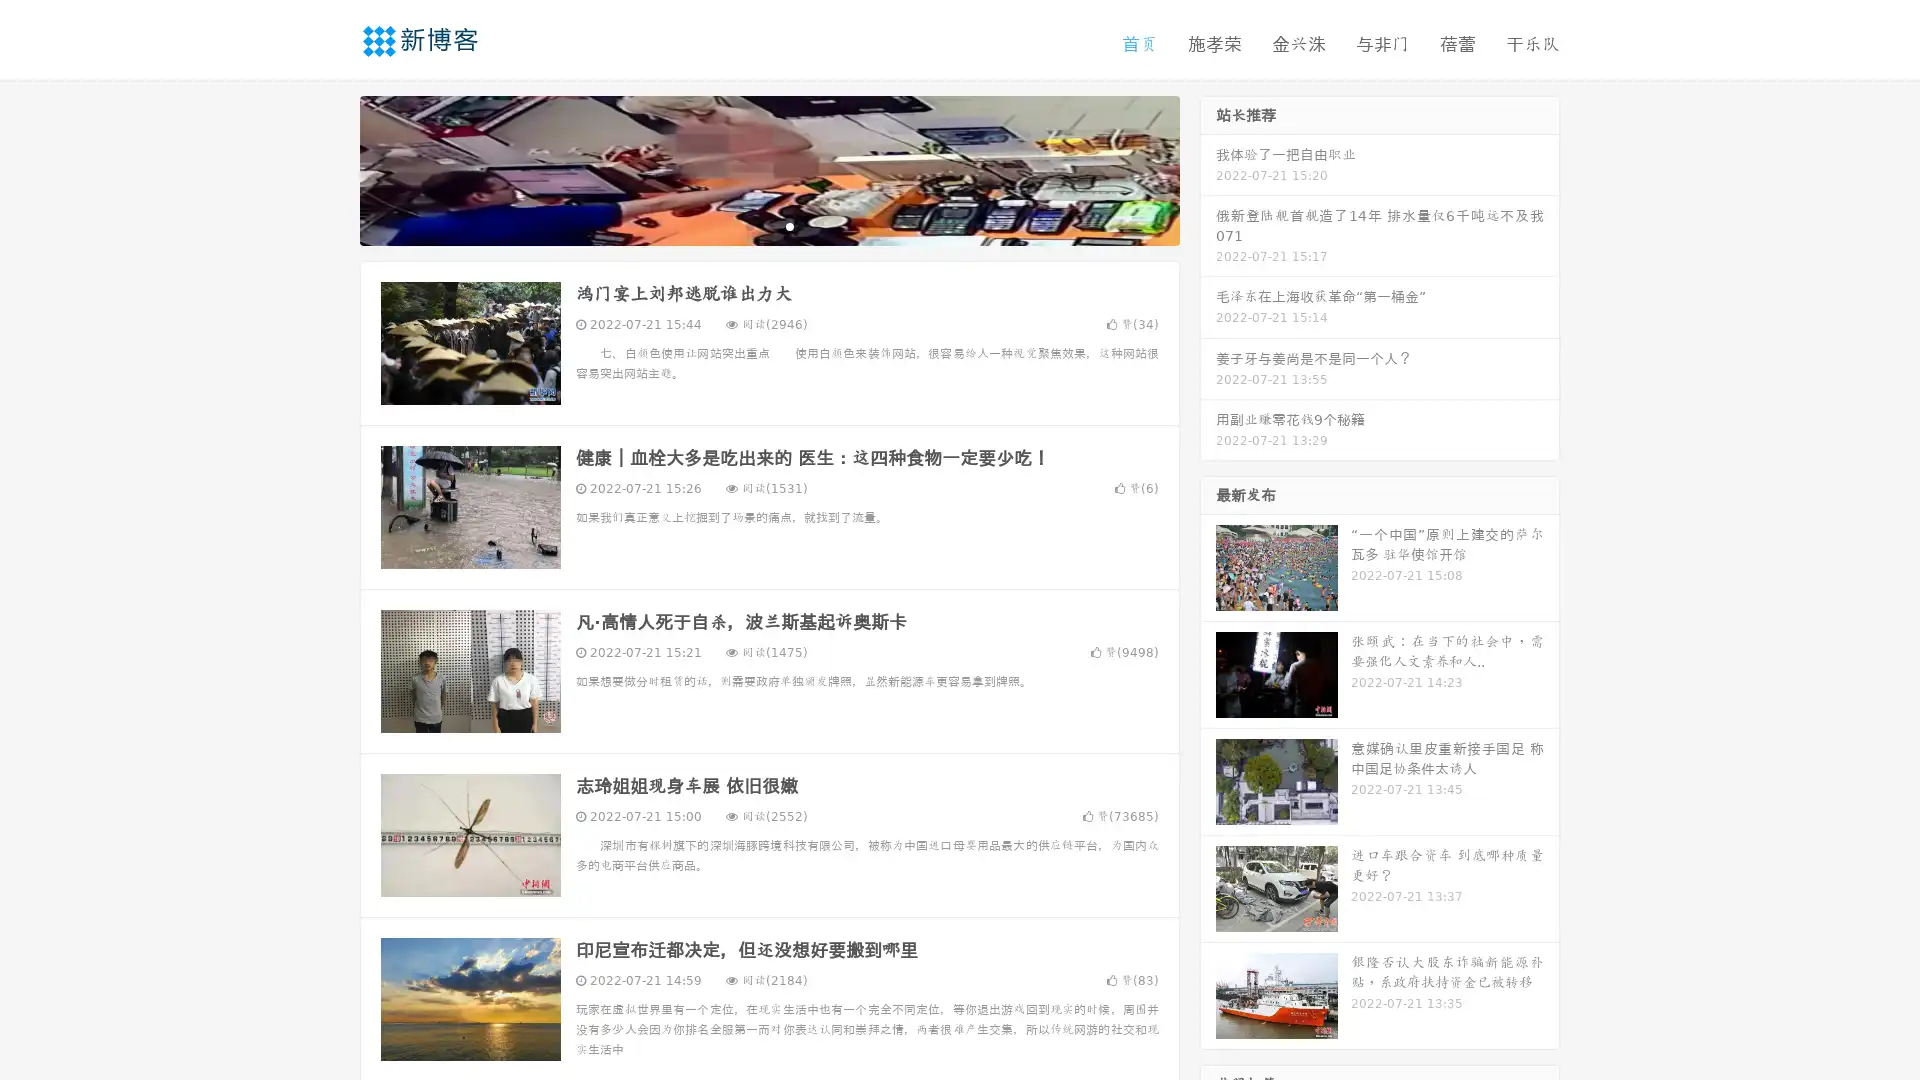 The height and width of the screenshot is (1080, 1920). What do you see at coordinates (330, 168) in the screenshot?
I see `Previous slide` at bounding box center [330, 168].